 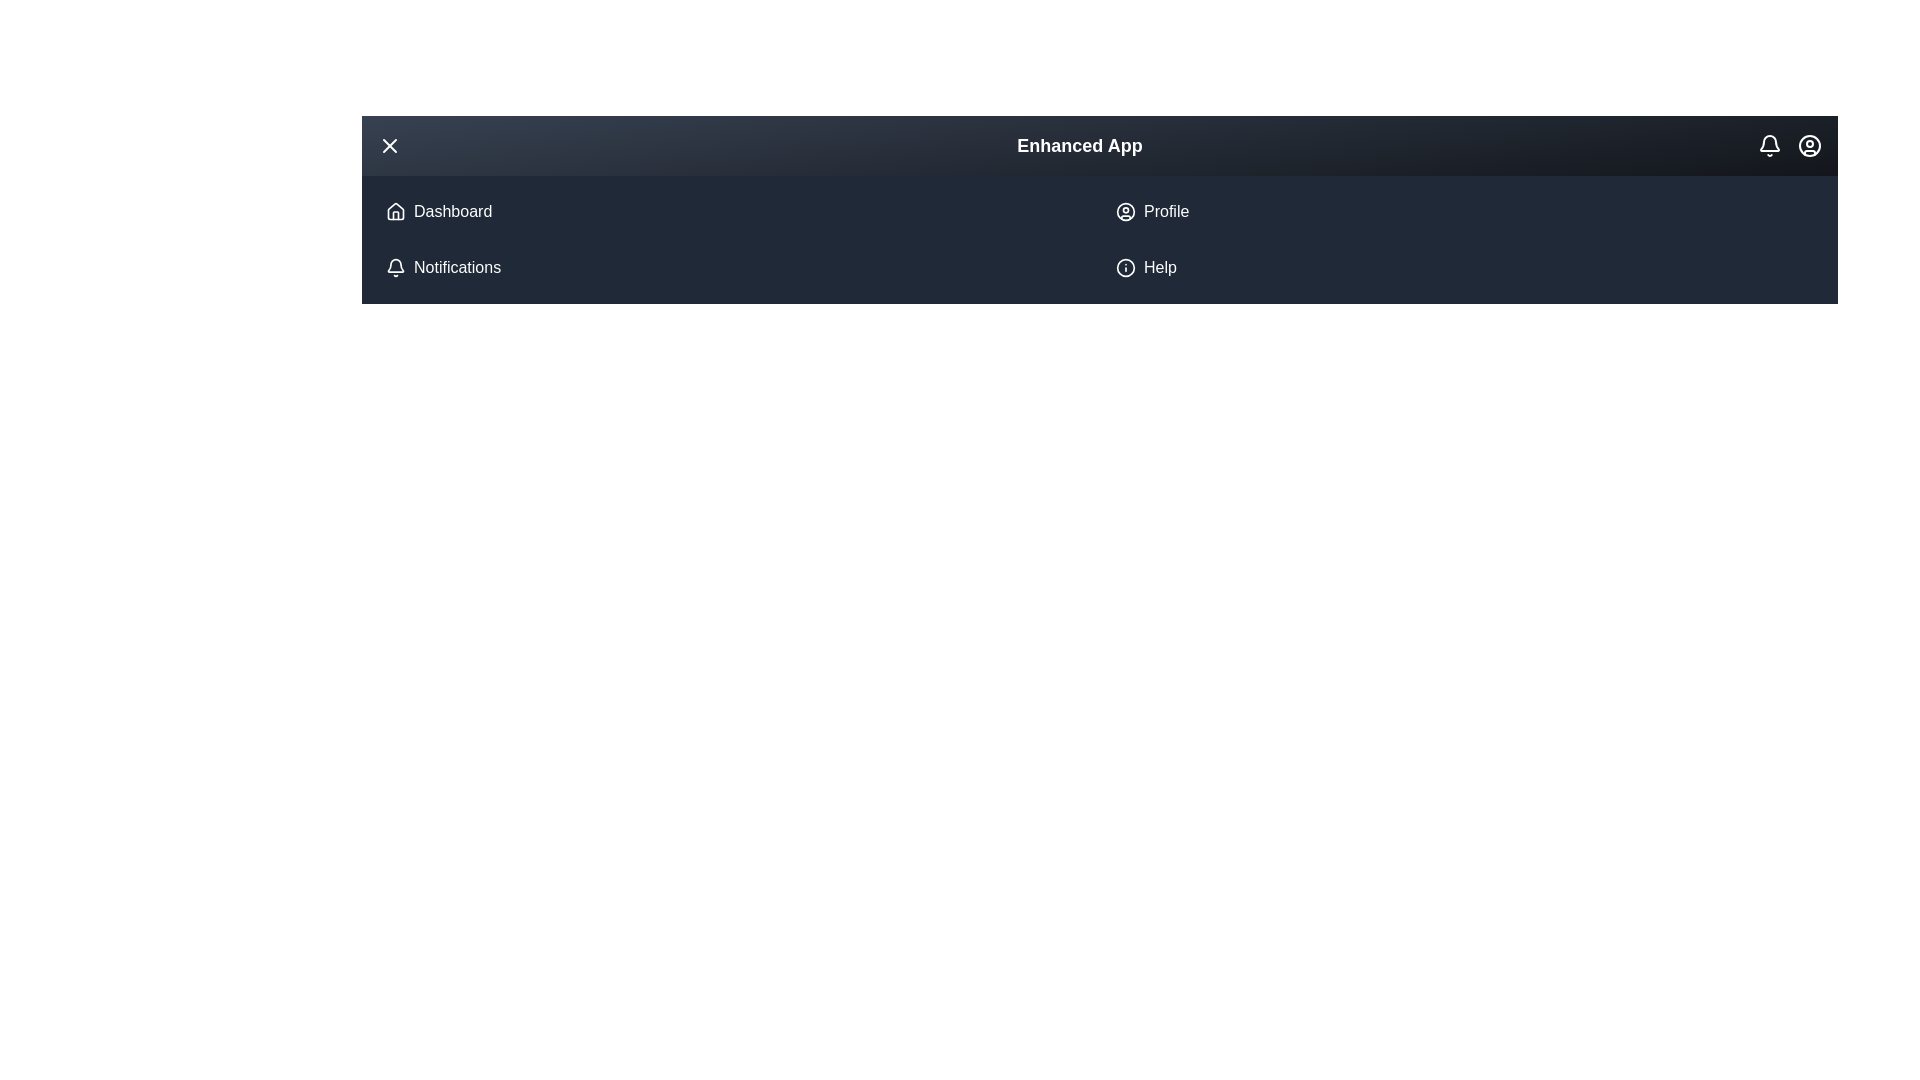 I want to click on the 'Notifications' list item in the menu, so click(x=733, y=266).